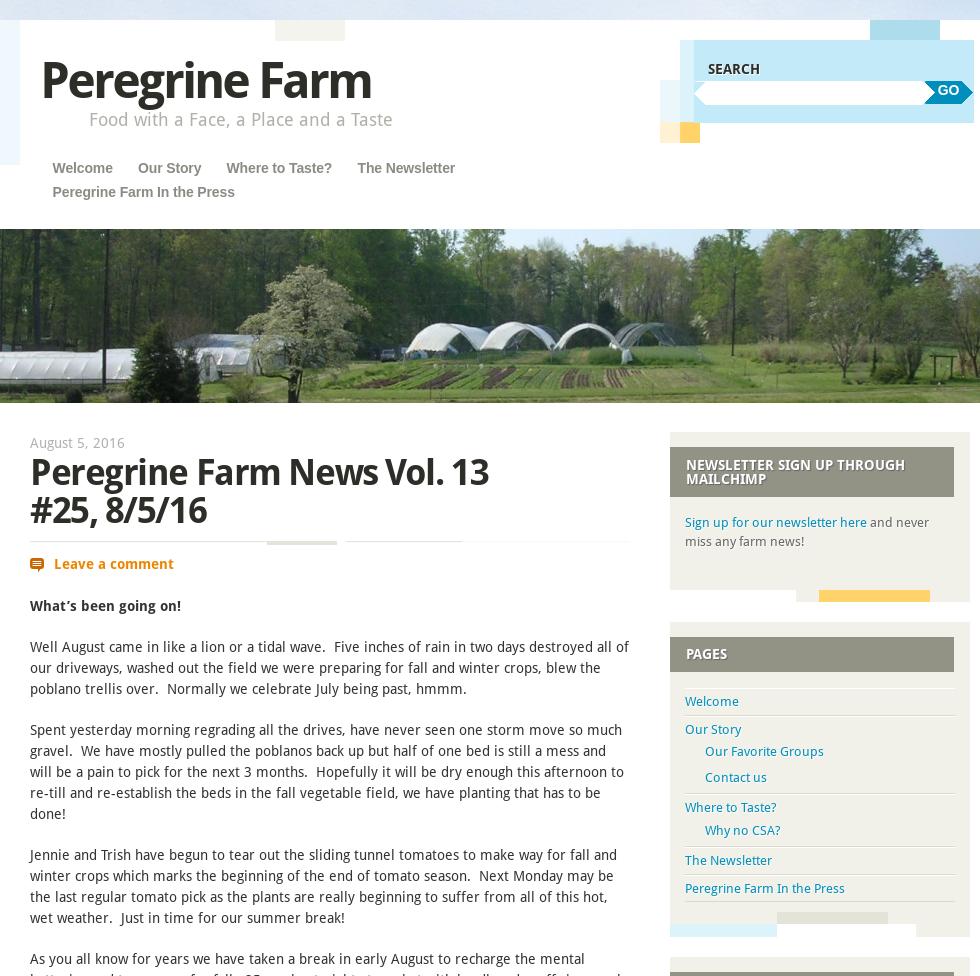 The height and width of the screenshot is (976, 980). What do you see at coordinates (947, 89) in the screenshot?
I see `'GO'` at bounding box center [947, 89].